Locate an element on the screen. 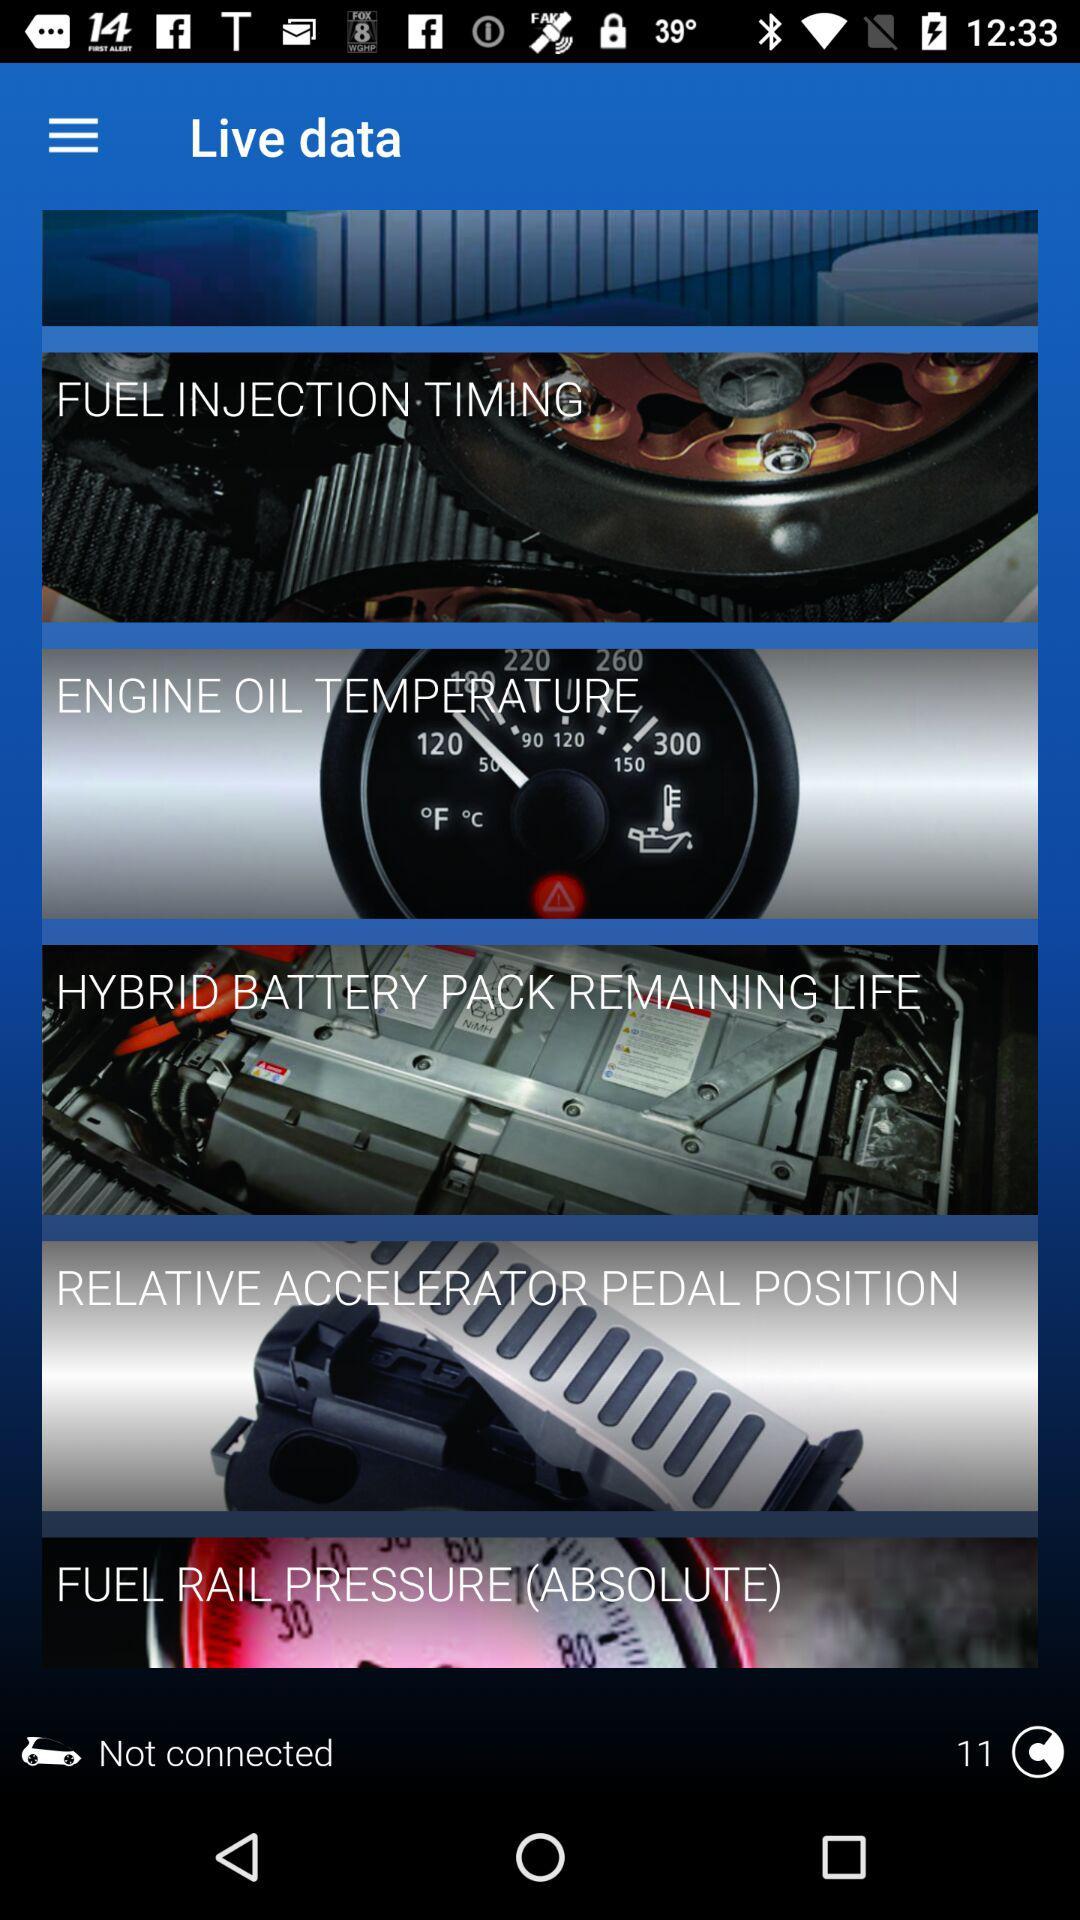  fuel injection timing item is located at coordinates (525, 397).